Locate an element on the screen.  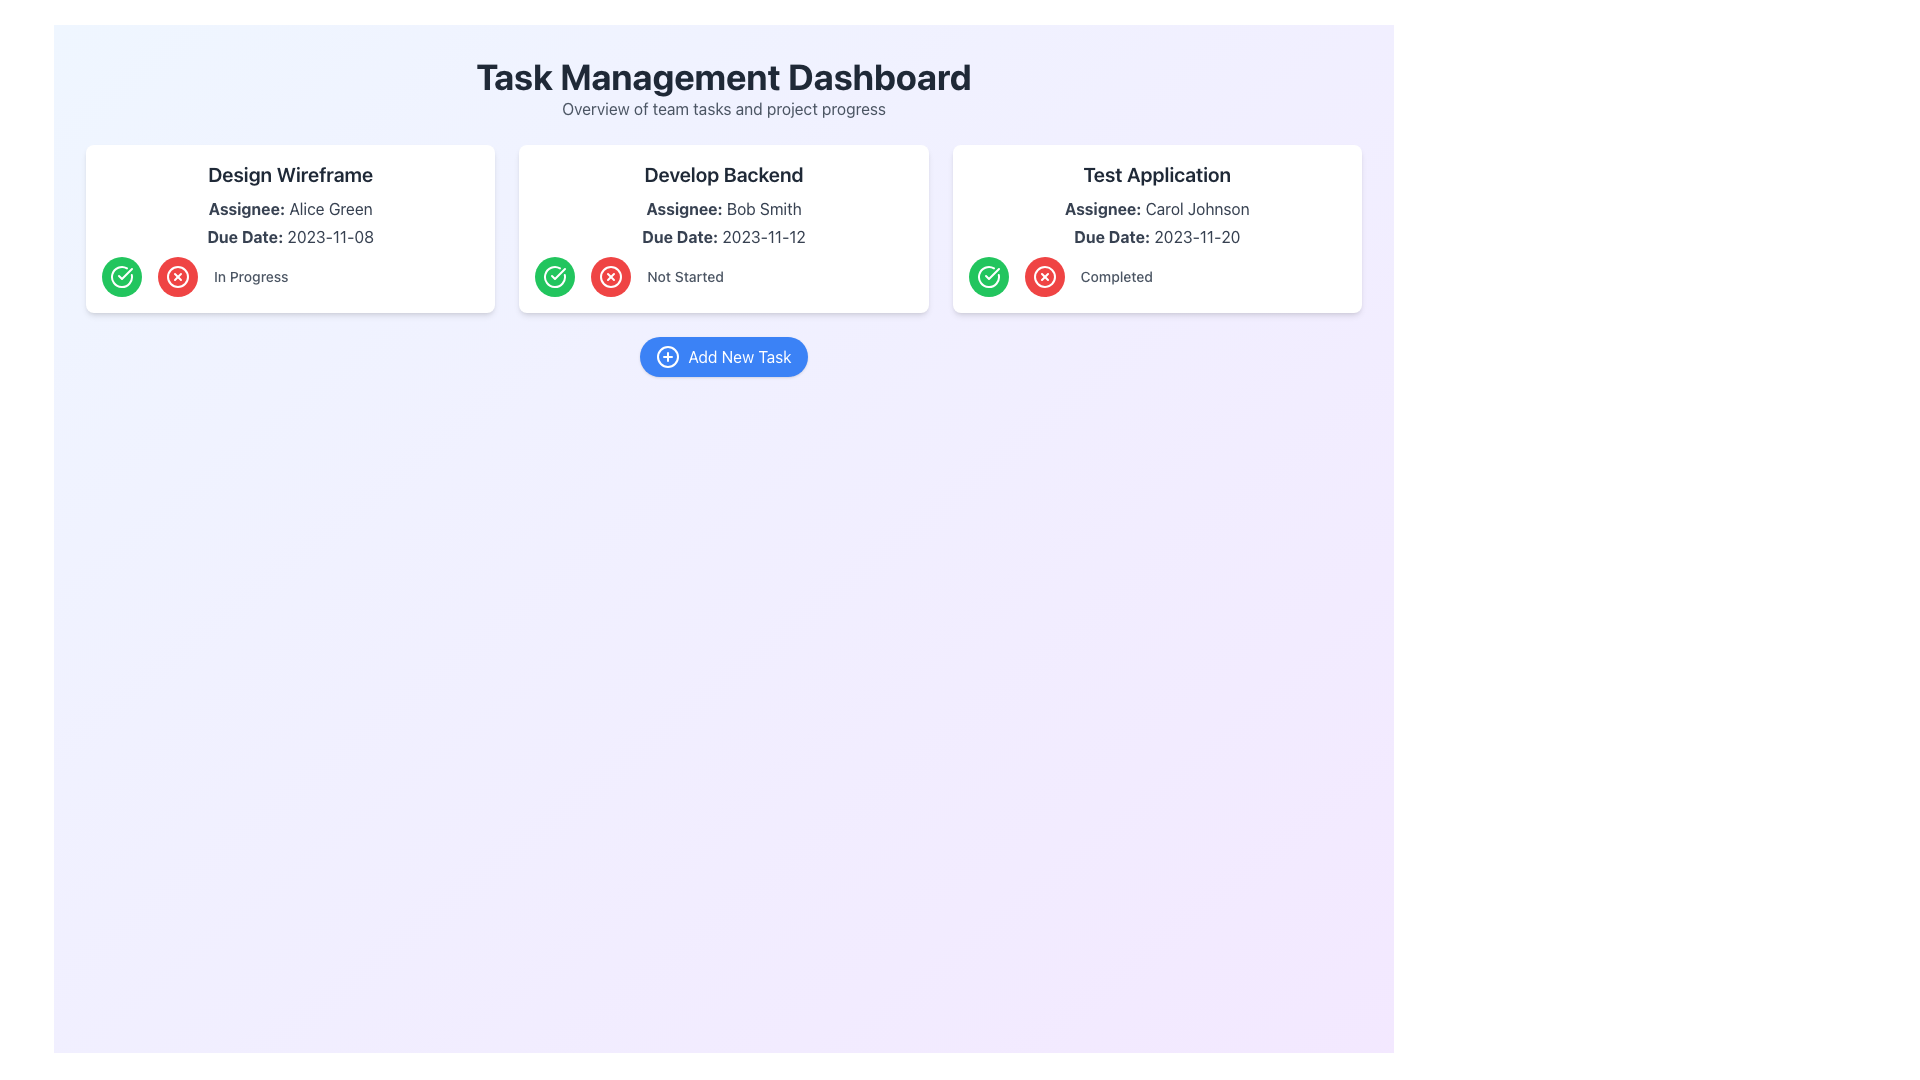
the text label reading 'Develop Backend' which is displayed in a bold and large font style at the top center of the middle card in a task management interface is located at coordinates (723, 173).